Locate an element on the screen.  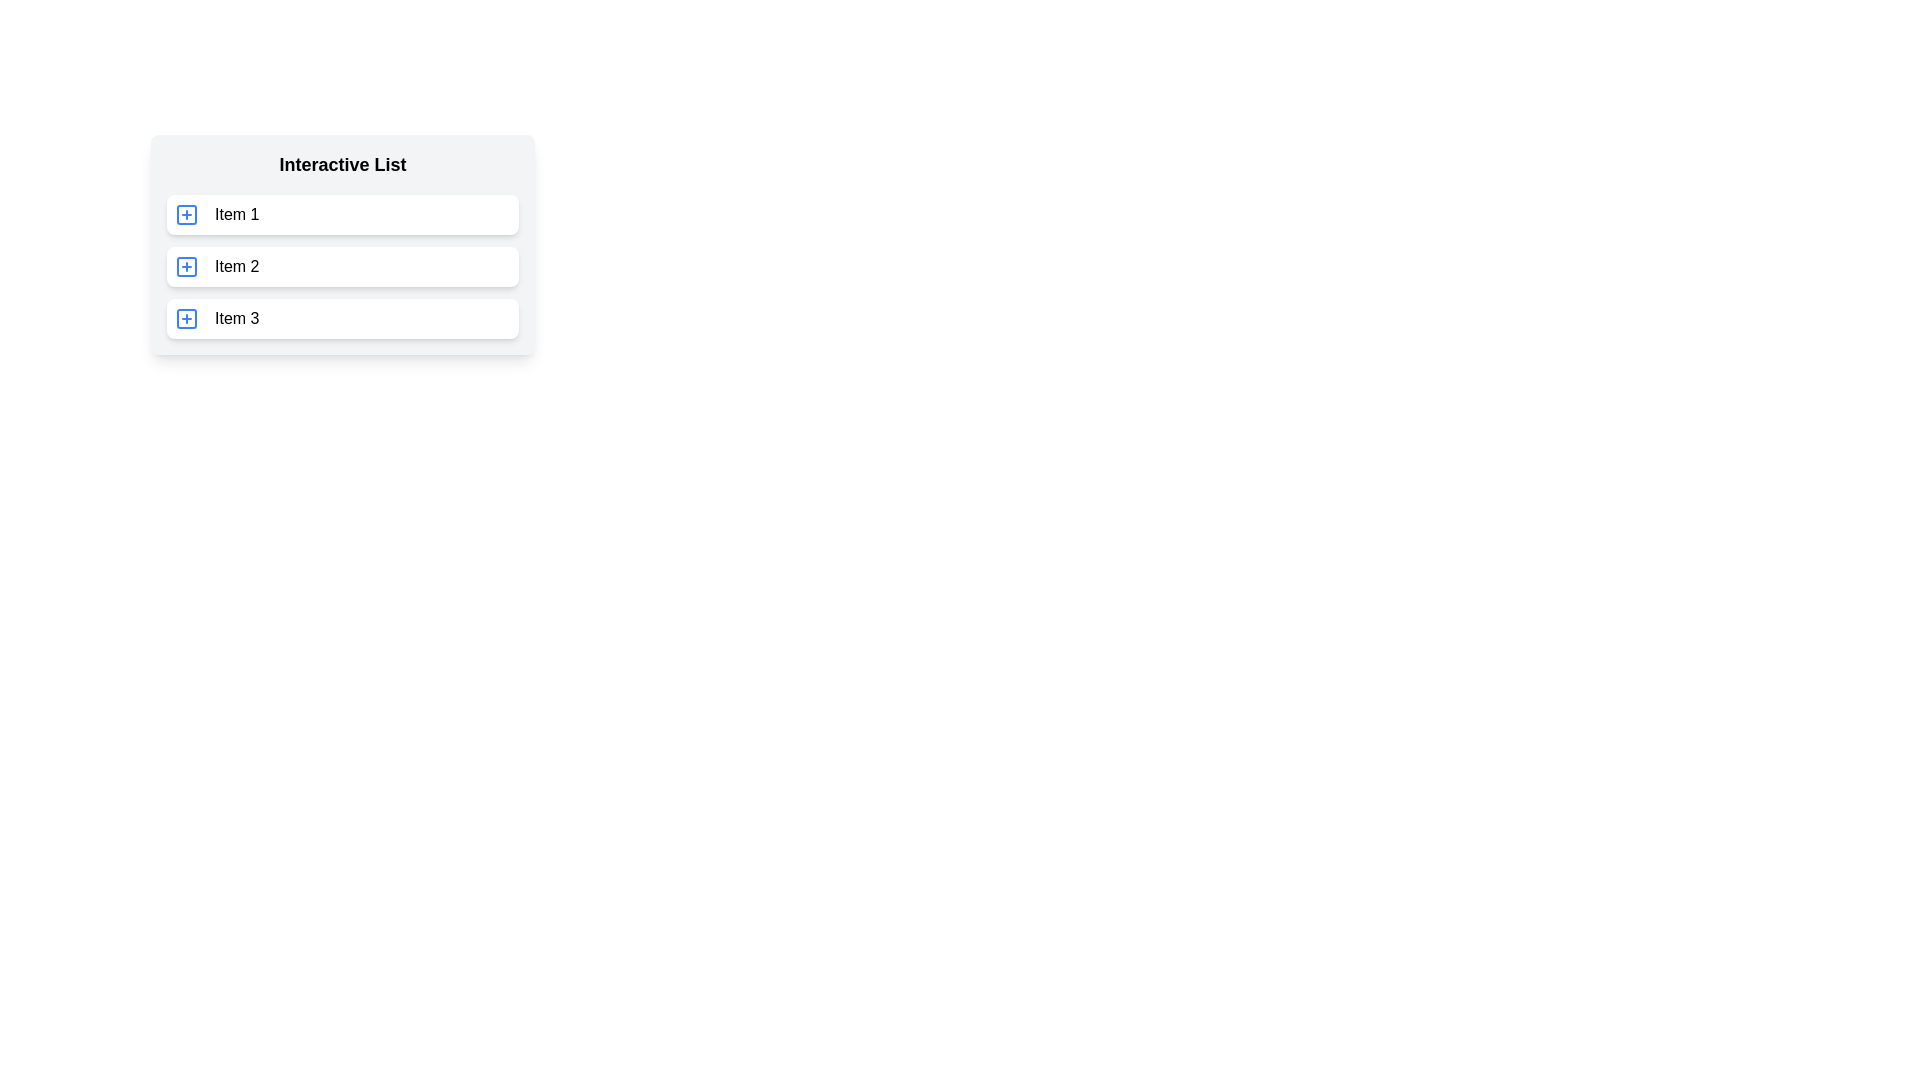
button corresponding to Item 3 to toggle its selection state is located at coordinates (187, 318).